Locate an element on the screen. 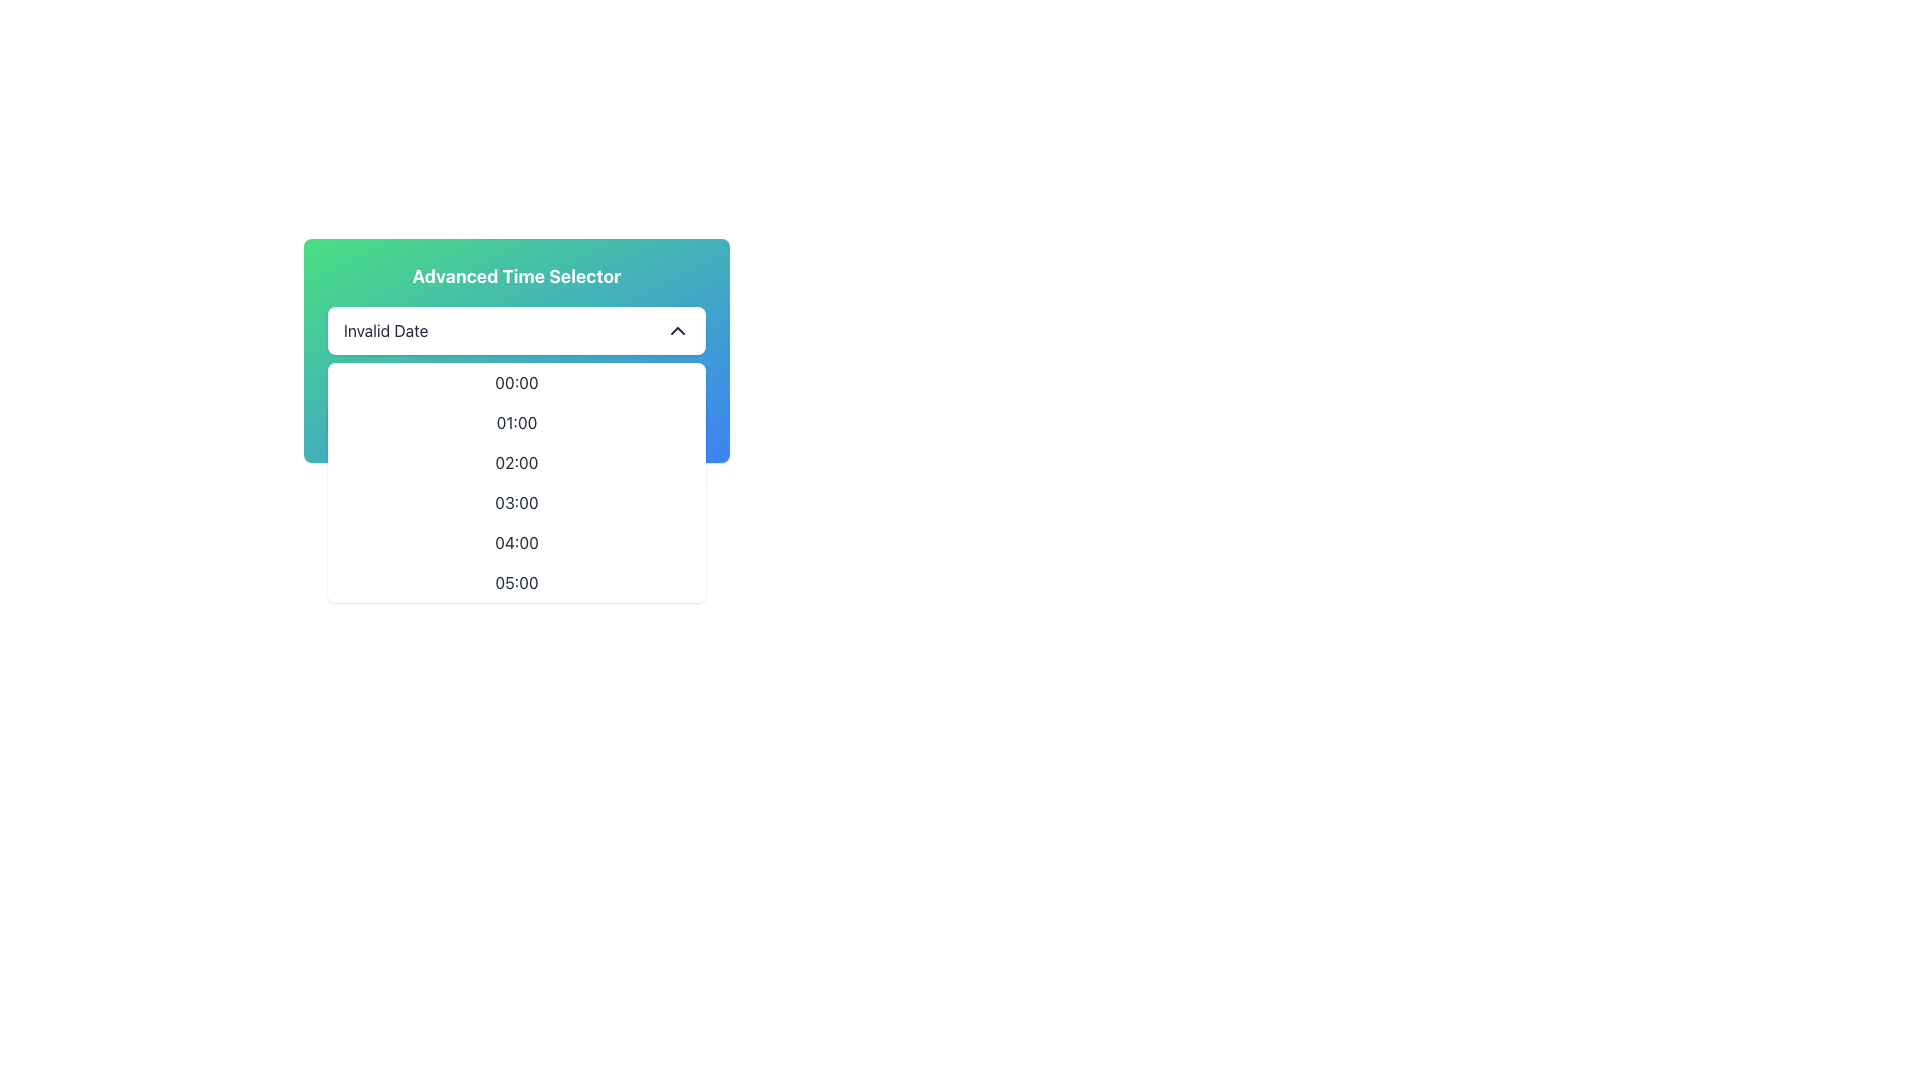 The height and width of the screenshot is (1080, 1920). the text option '05:00' in the dropdown is located at coordinates (517, 582).